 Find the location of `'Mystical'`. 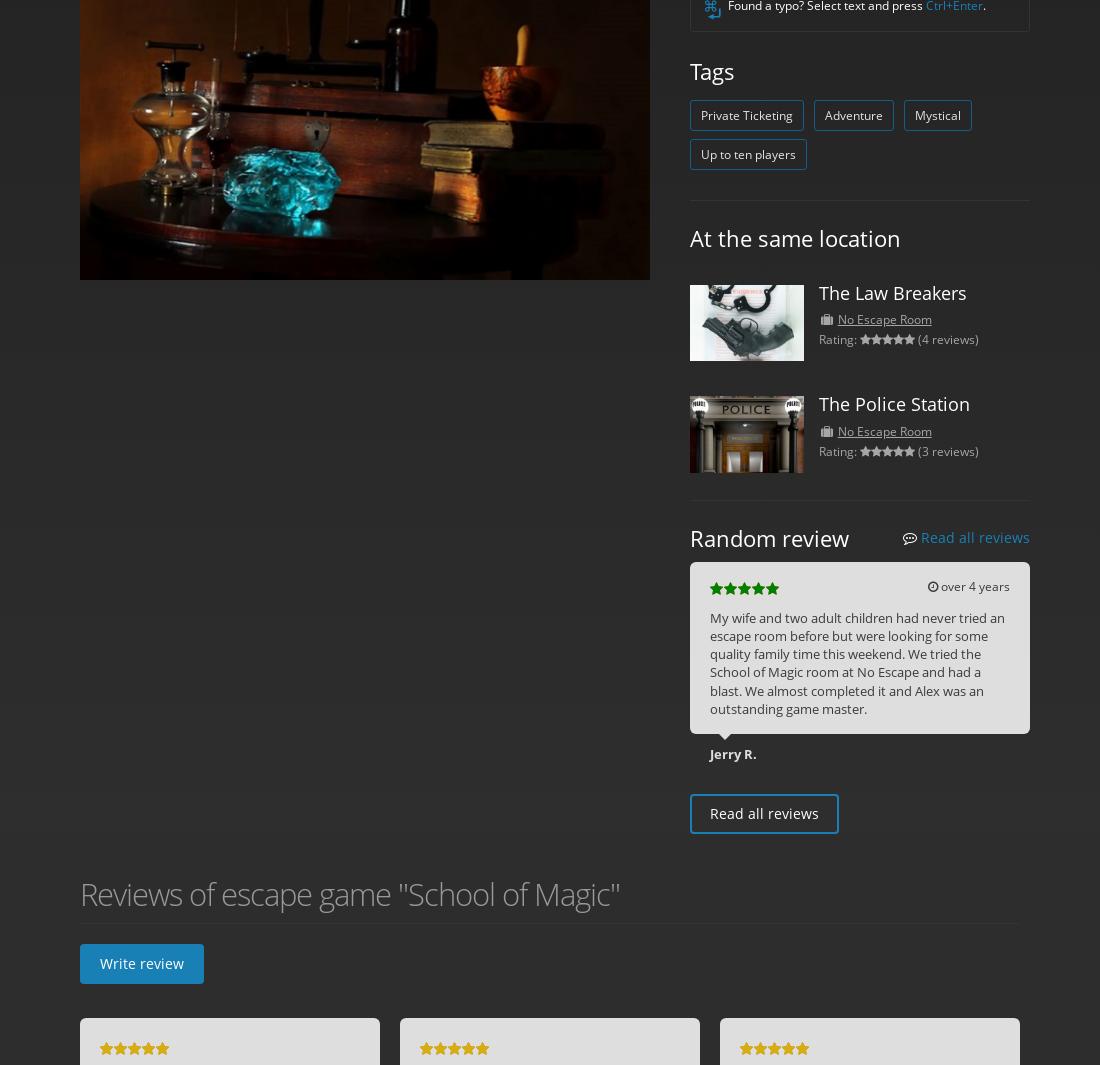

'Mystical' is located at coordinates (914, 114).